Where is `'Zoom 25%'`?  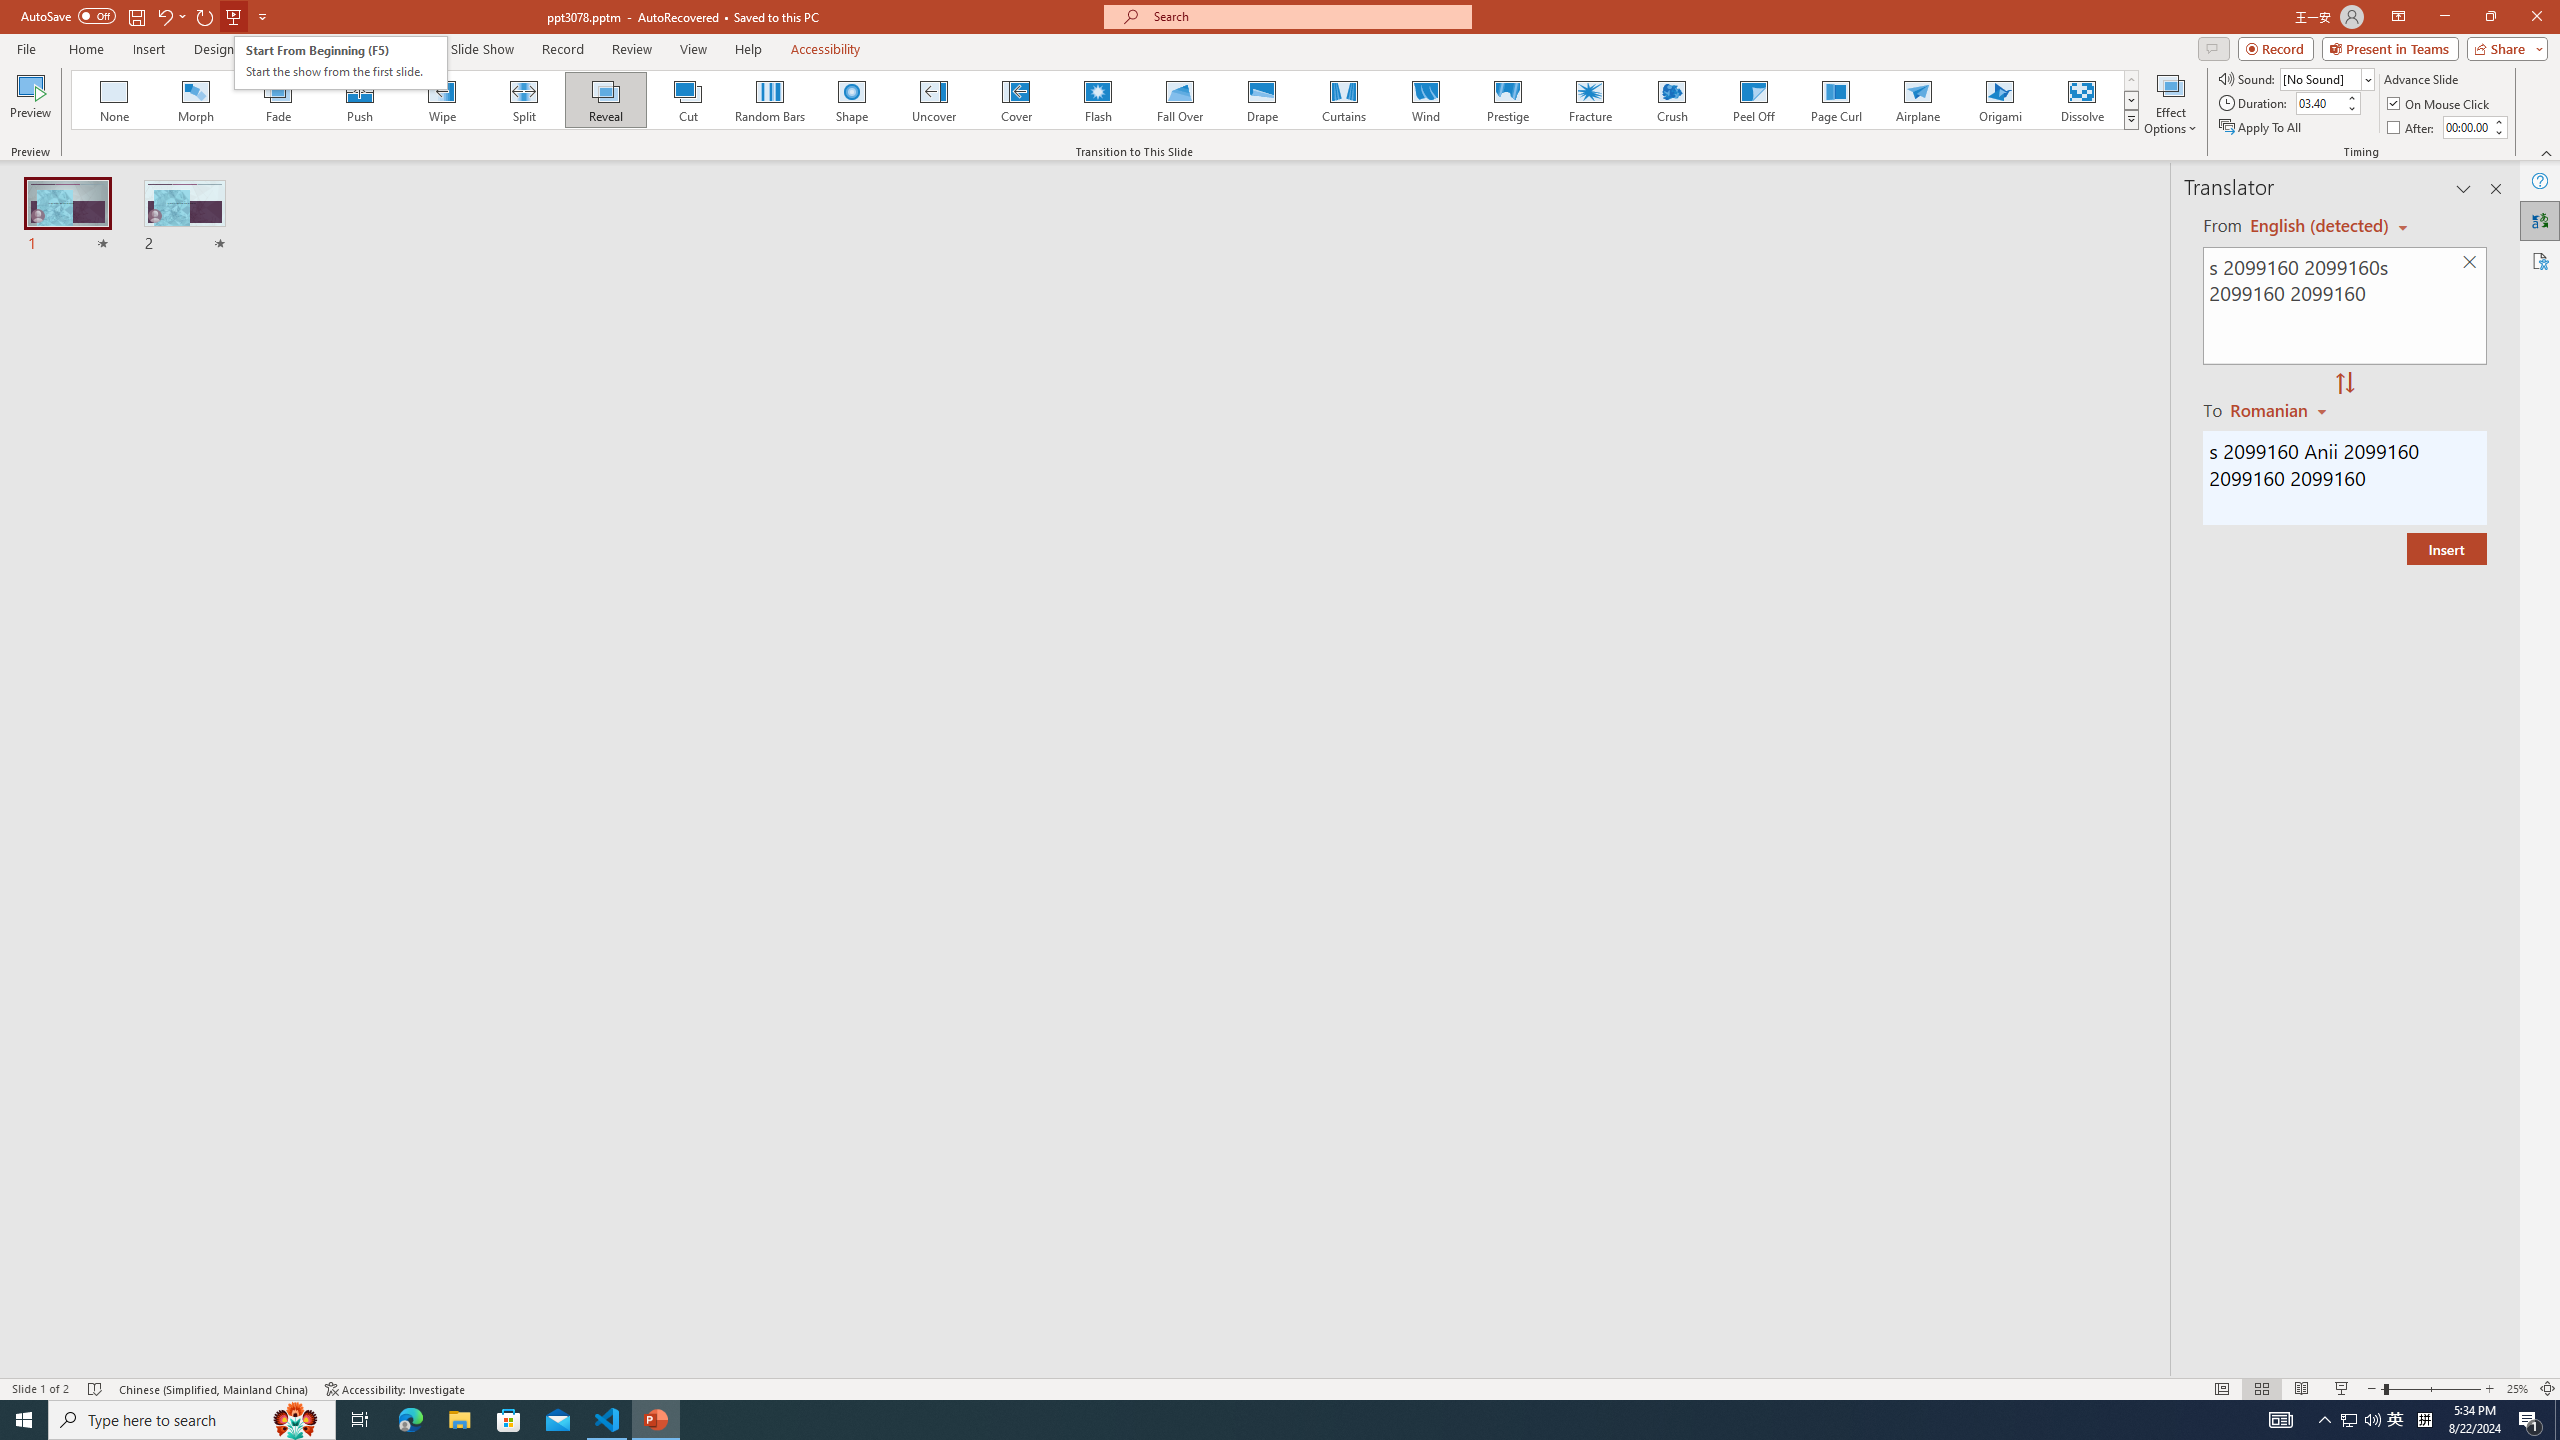 'Zoom 25%' is located at coordinates (2516, 1389).